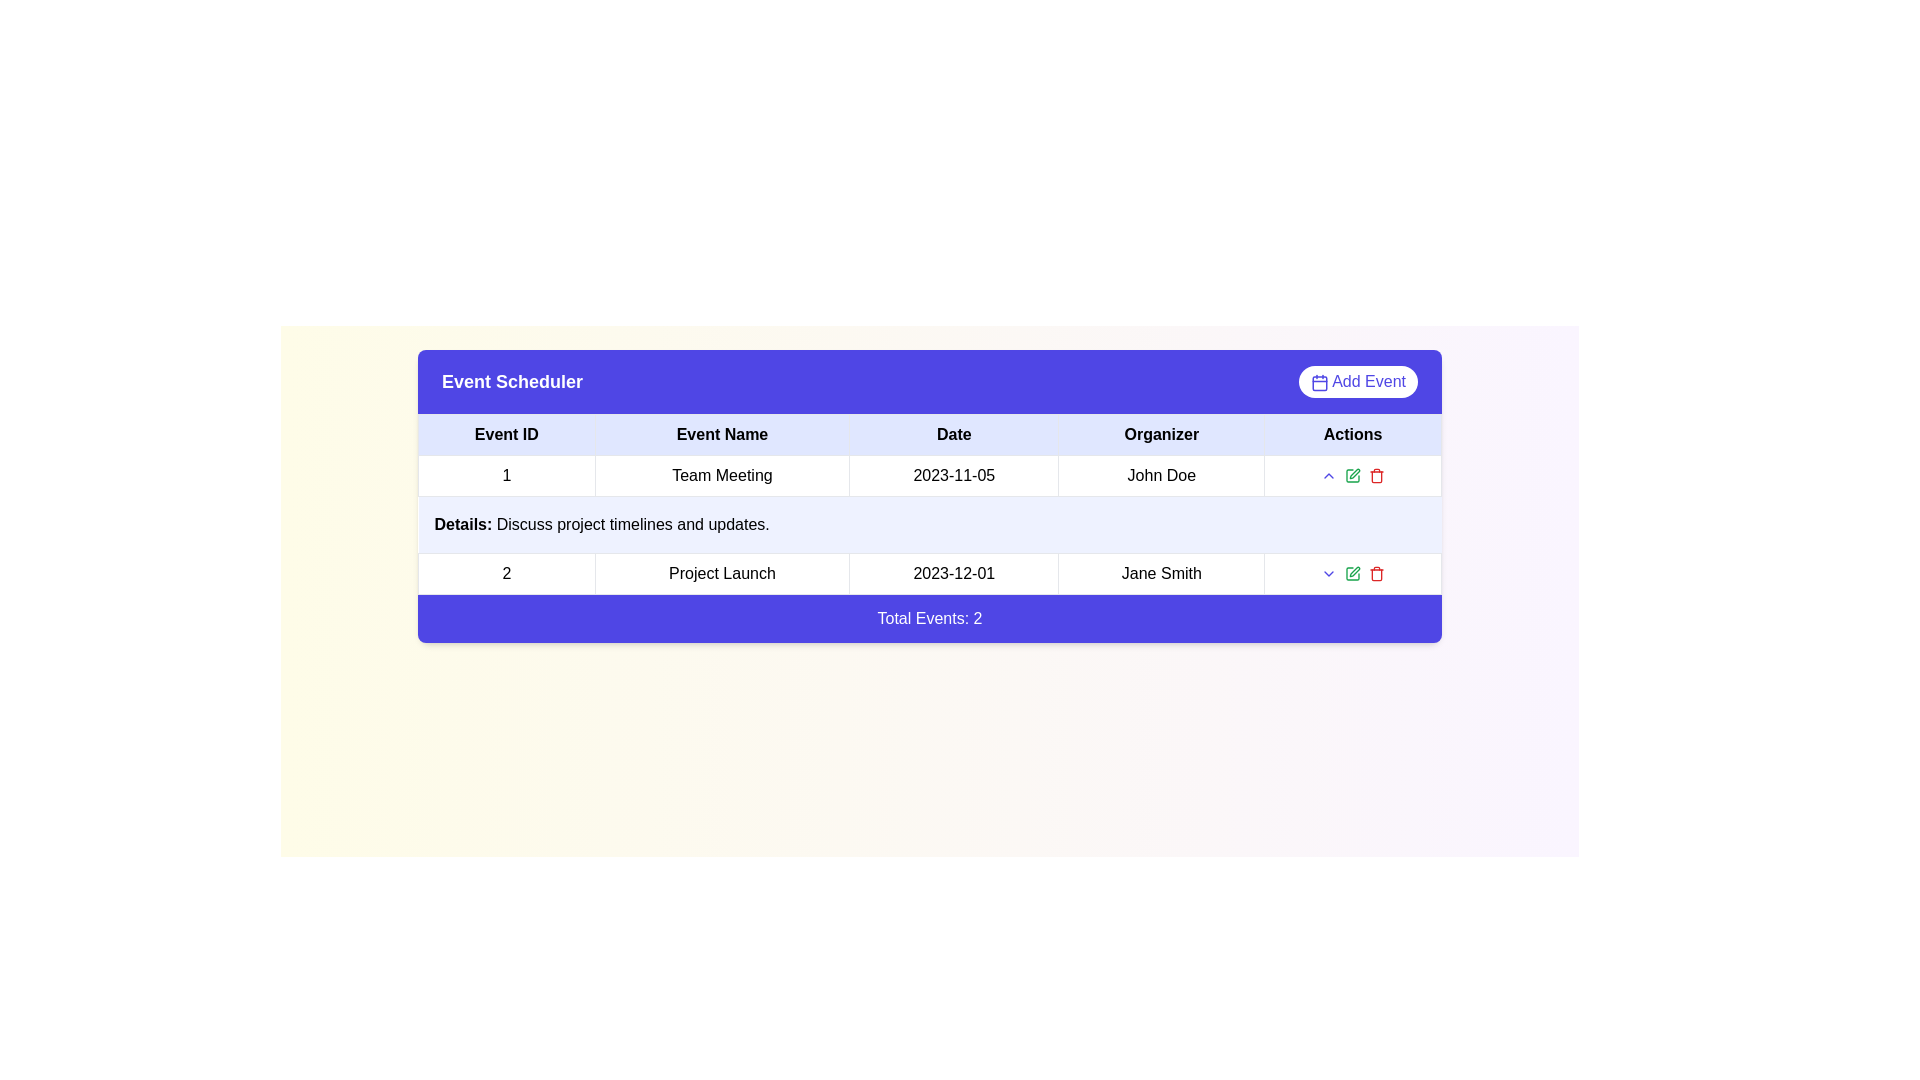 The width and height of the screenshot is (1920, 1080). I want to click on the second row of the table containing the text '2', 'Project Launch', '2023-12-01', 'Jane Smith', and action icons, so click(929, 574).